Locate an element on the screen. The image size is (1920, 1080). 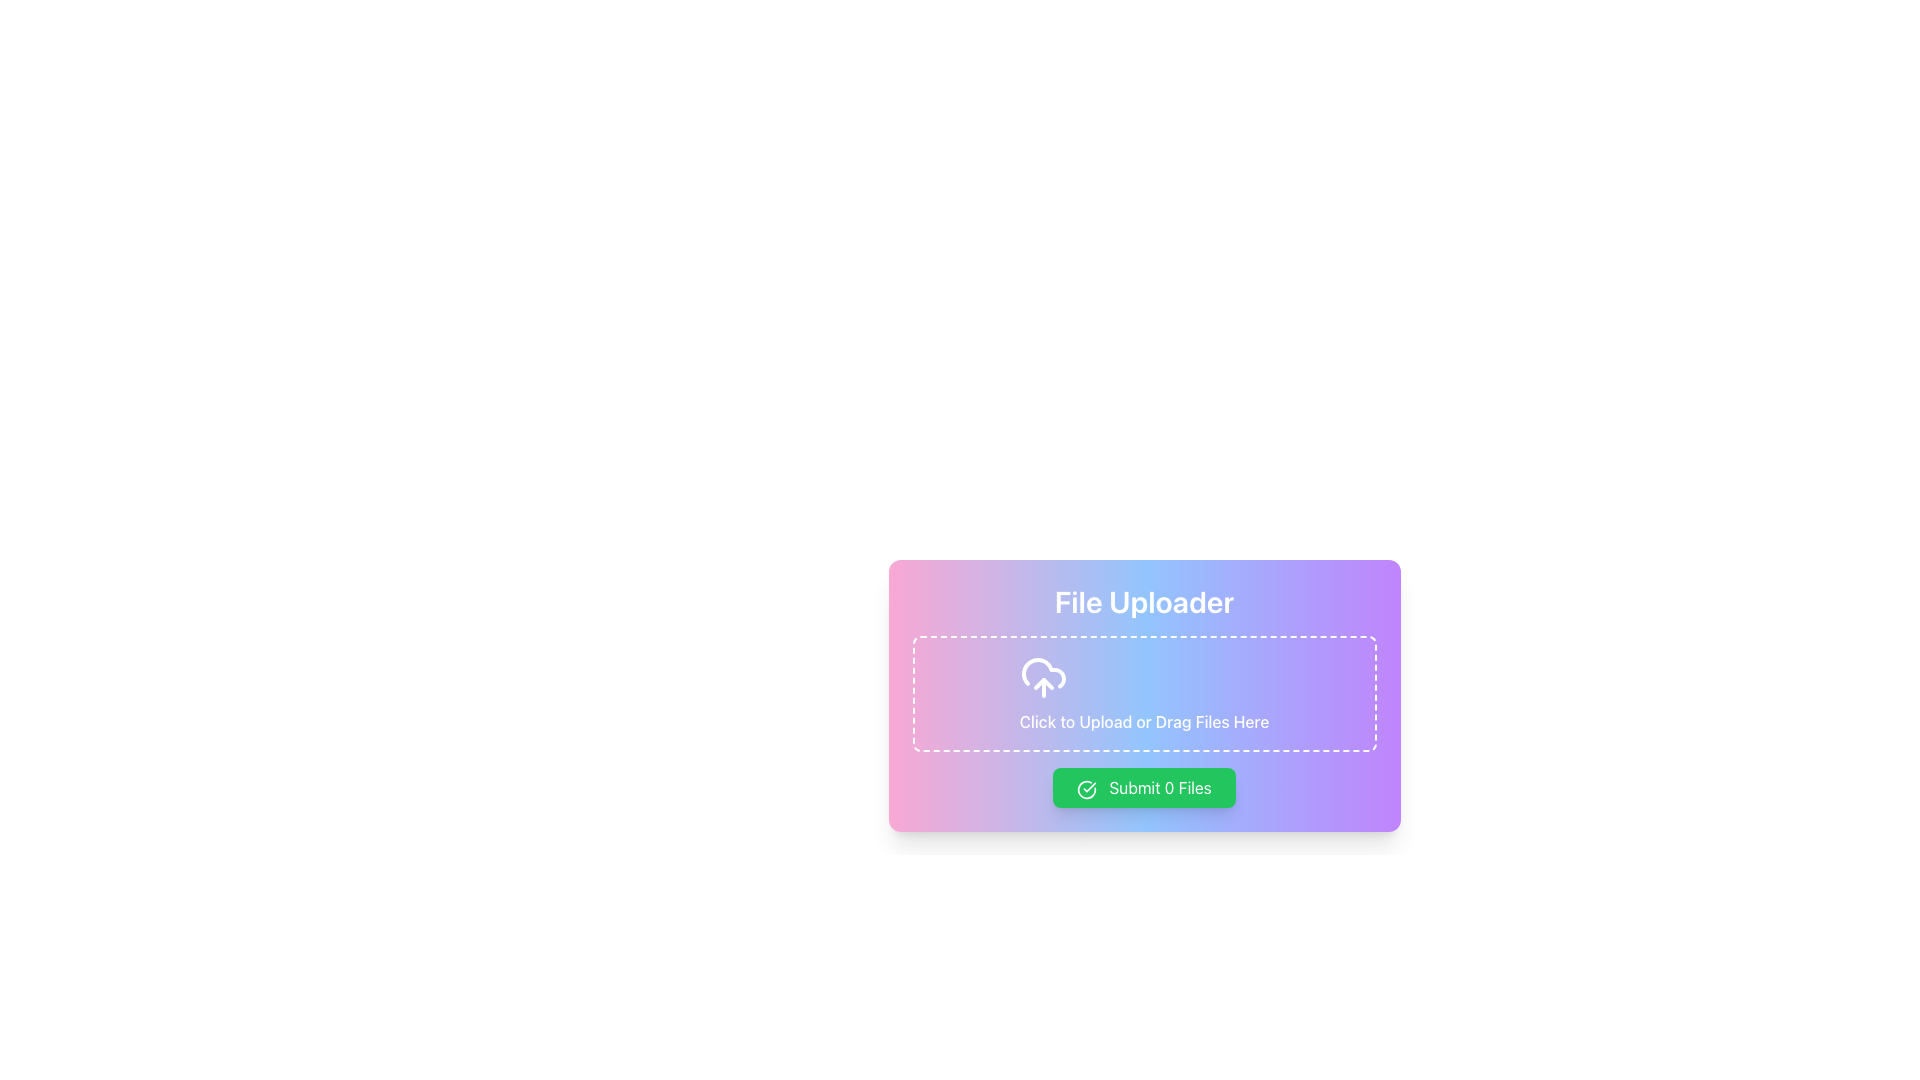
the descriptive header indicating the purpose of the panel to upload files, which is the topmost element in the centered panel is located at coordinates (1144, 600).